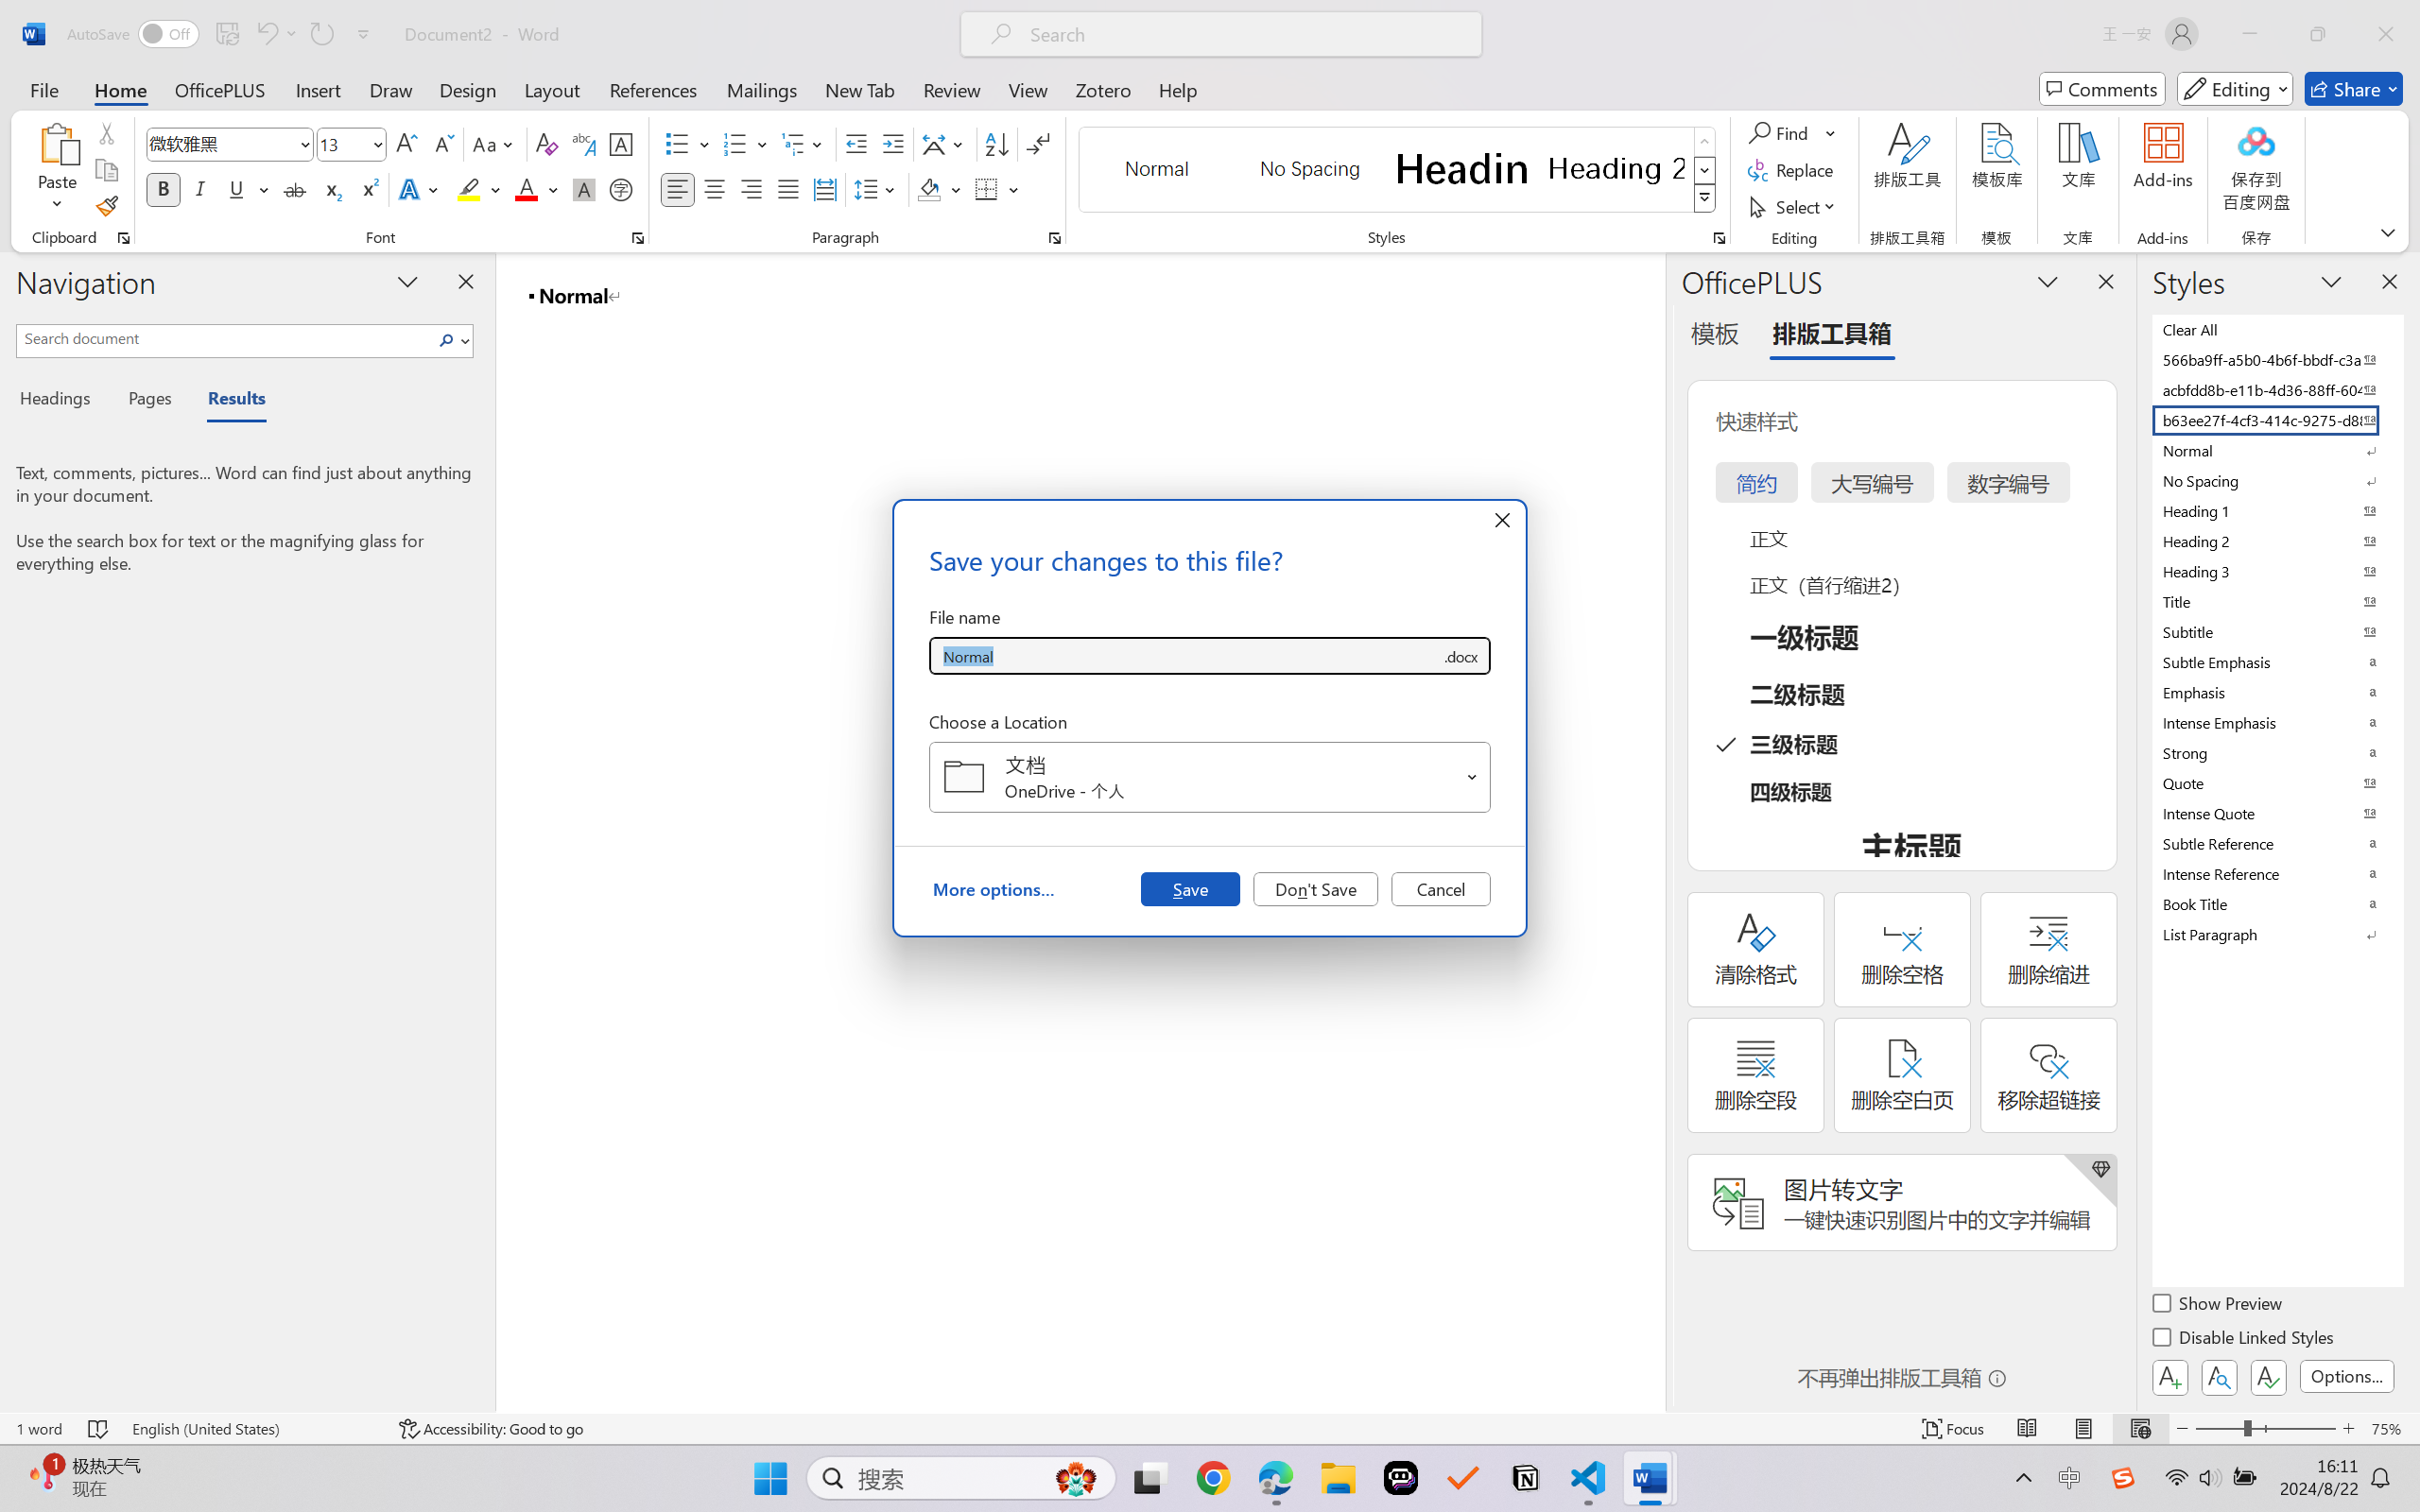 The image size is (2420, 1512). I want to click on 'Customize Quick Access Toolbar', so click(363, 33).